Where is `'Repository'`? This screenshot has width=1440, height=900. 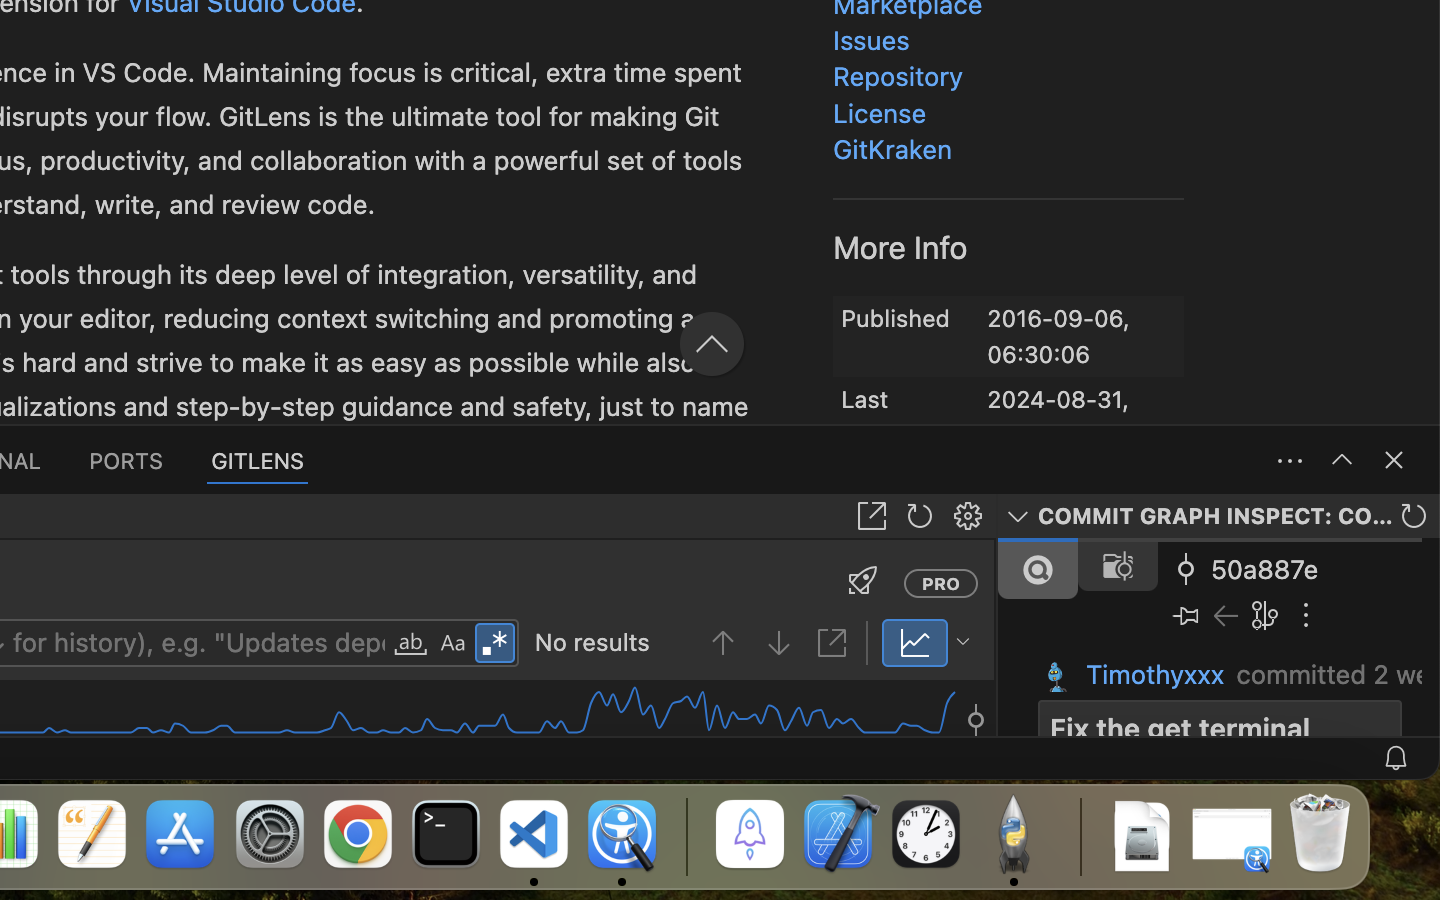
'Repository' is located at coordinates (897, 76).